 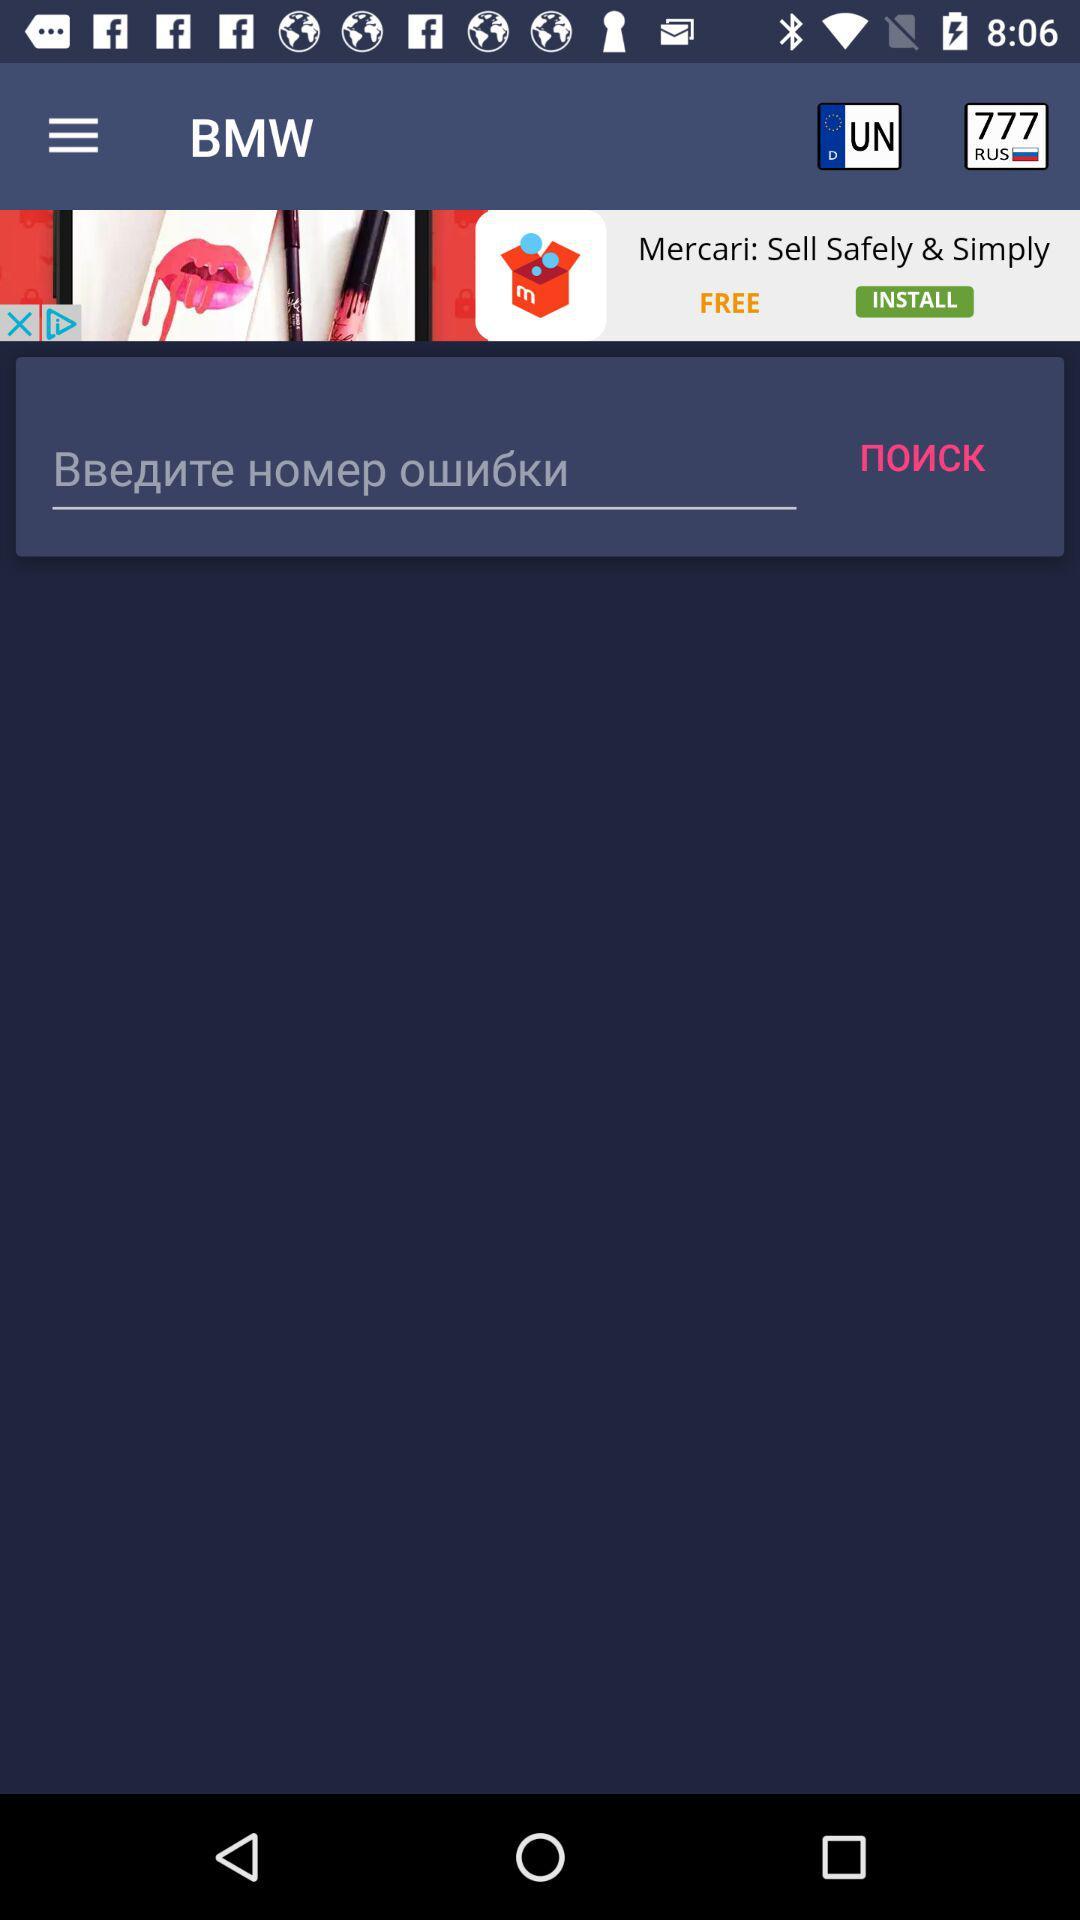 What do you see at coordinates (540, 274) in the screenshot?
I see `upload the app` at bounding box center [540, 274].